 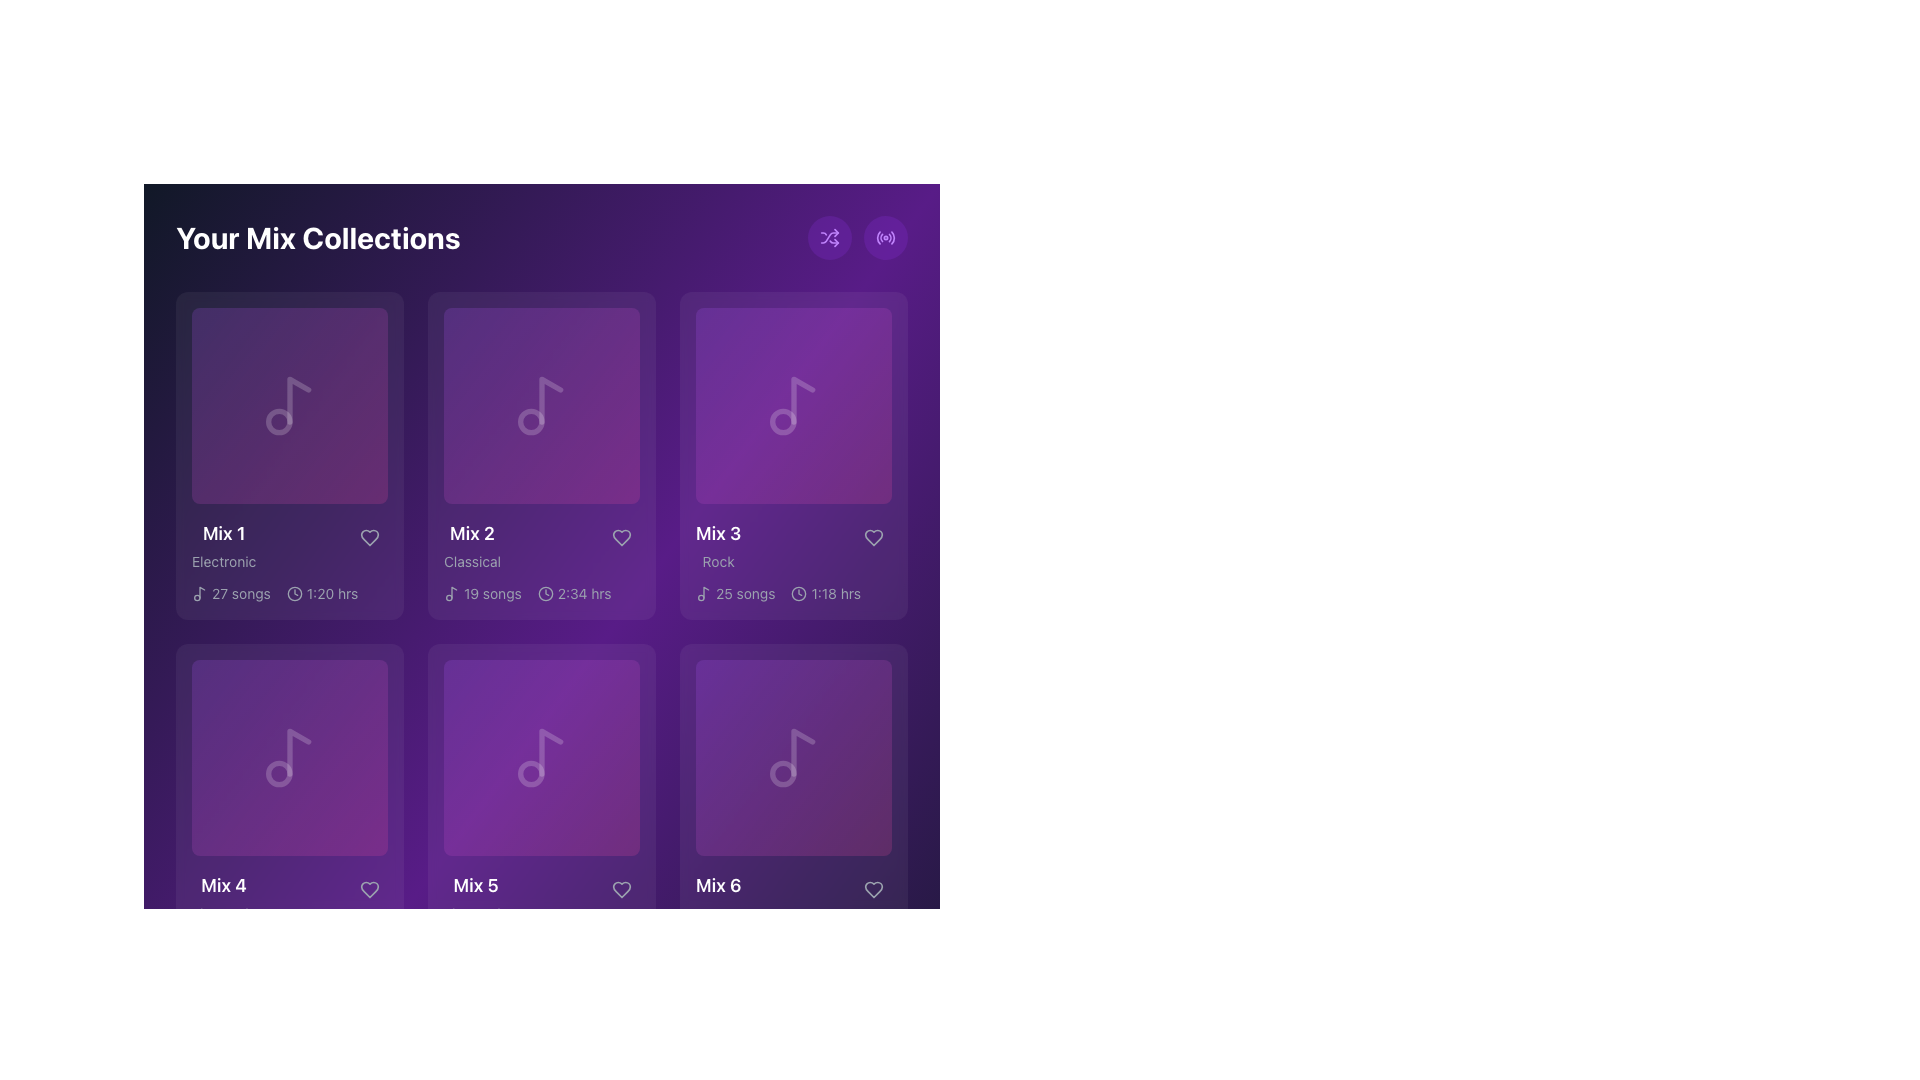 I want to click on the heart-shaped icon in the lower-right section of the 'Mix 1' card to mark it as a favorite, so click(x=369, y=536).